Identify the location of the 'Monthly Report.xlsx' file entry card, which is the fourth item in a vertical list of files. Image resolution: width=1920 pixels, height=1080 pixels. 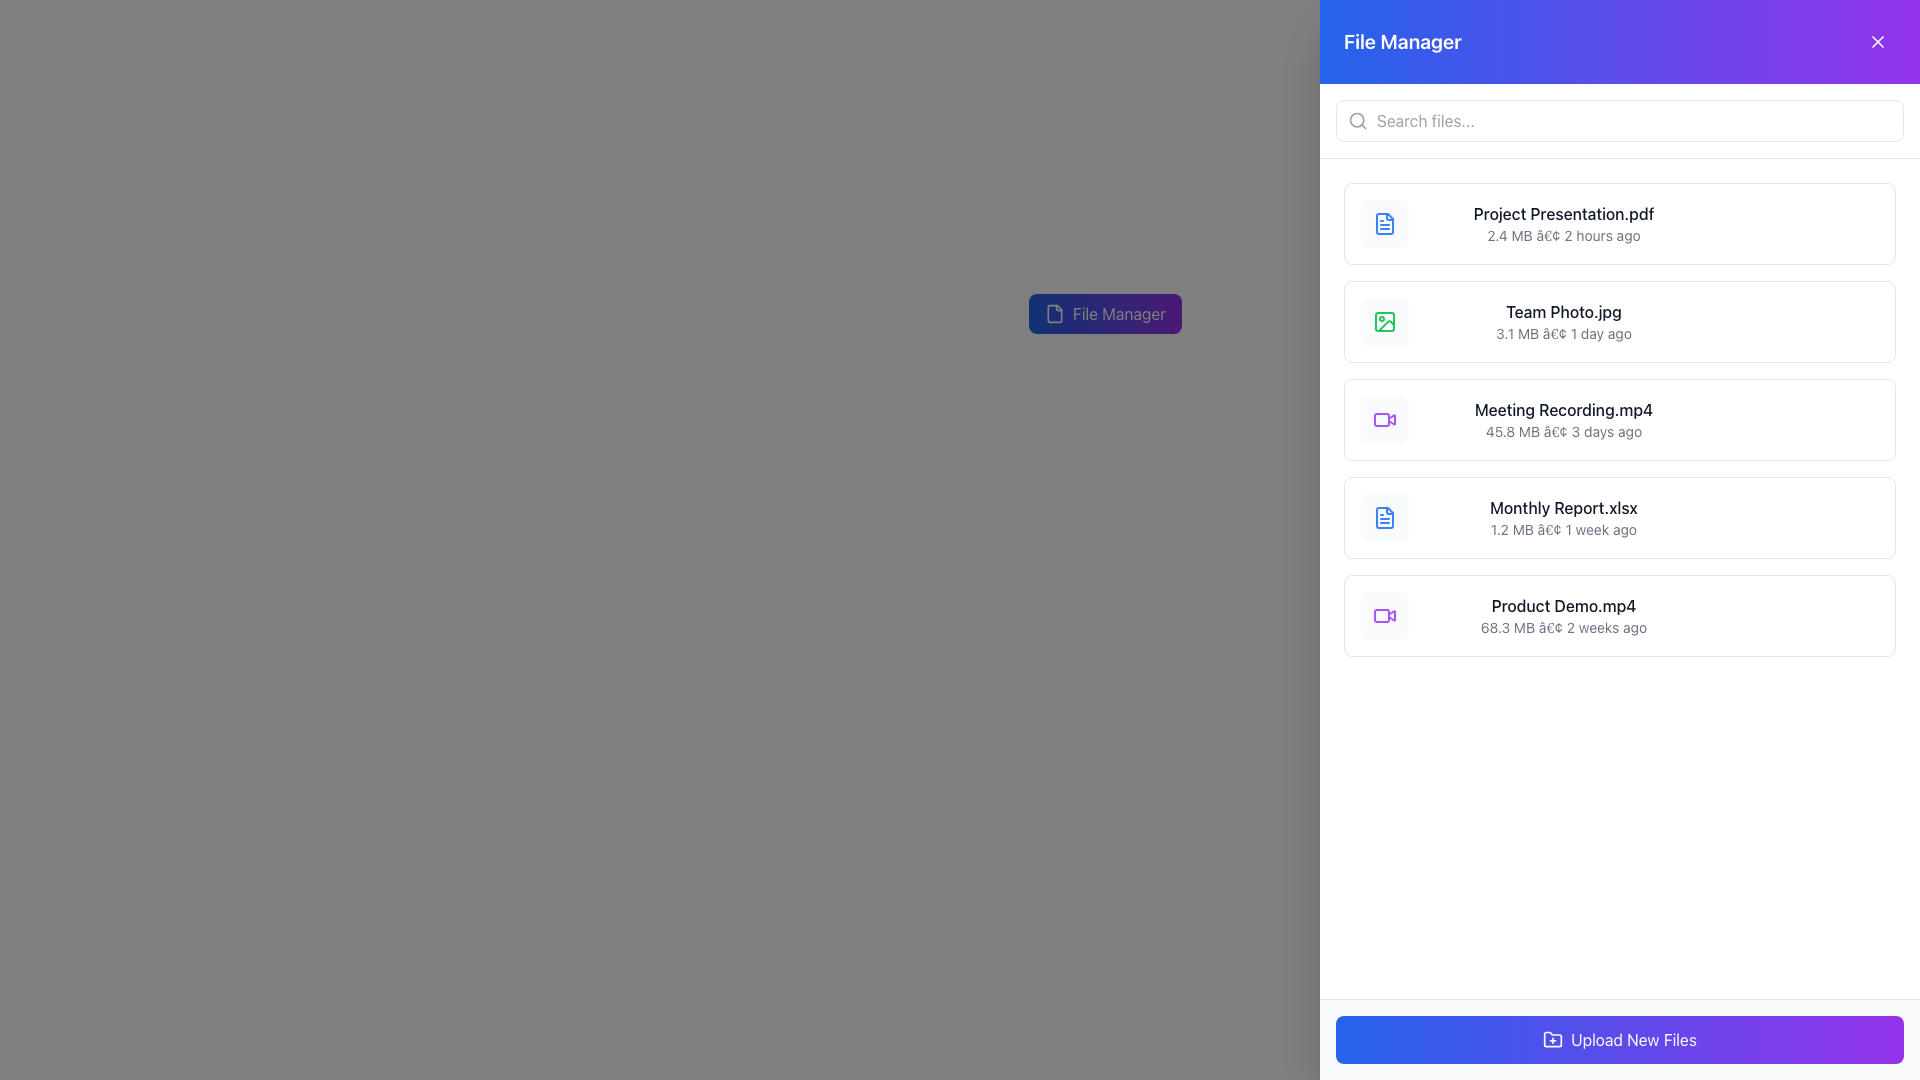
(1620, 516).